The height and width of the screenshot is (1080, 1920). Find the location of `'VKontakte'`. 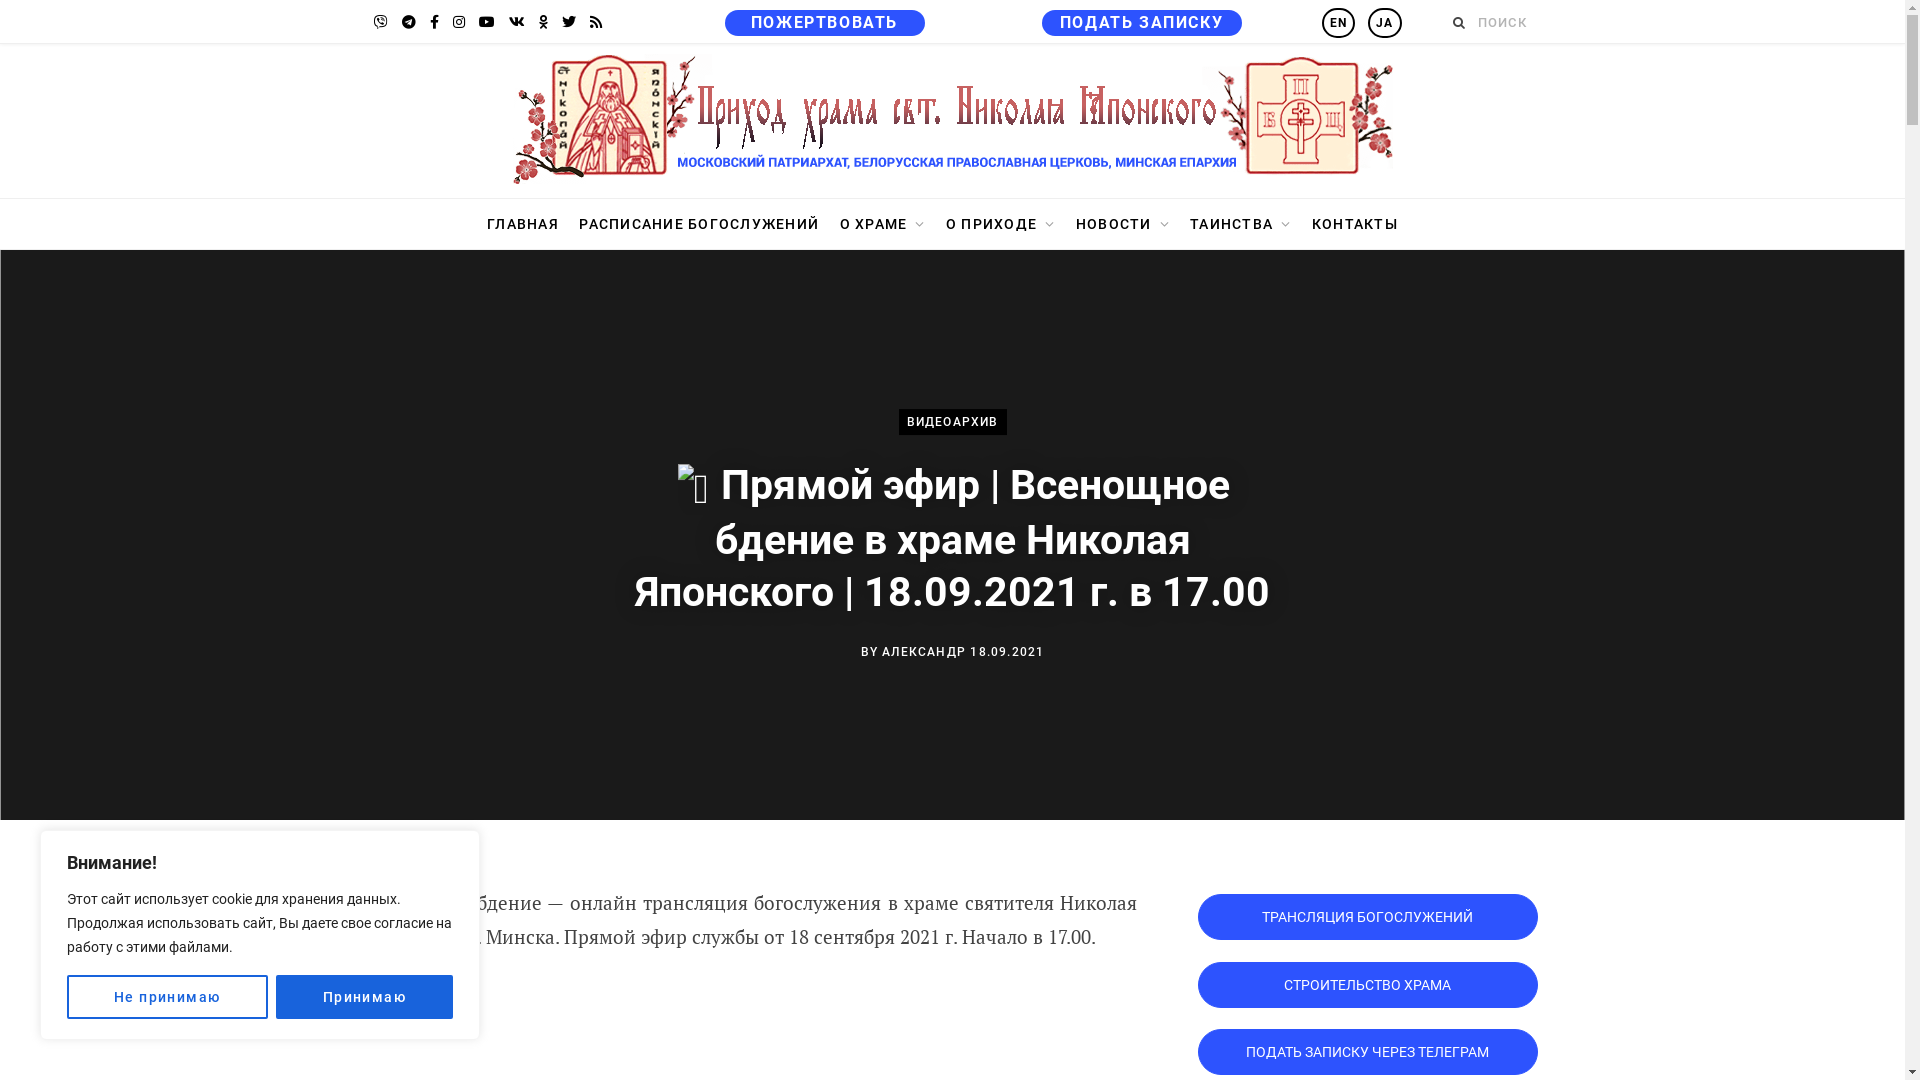

'VKontakte' is located at coordinates (516, 22).